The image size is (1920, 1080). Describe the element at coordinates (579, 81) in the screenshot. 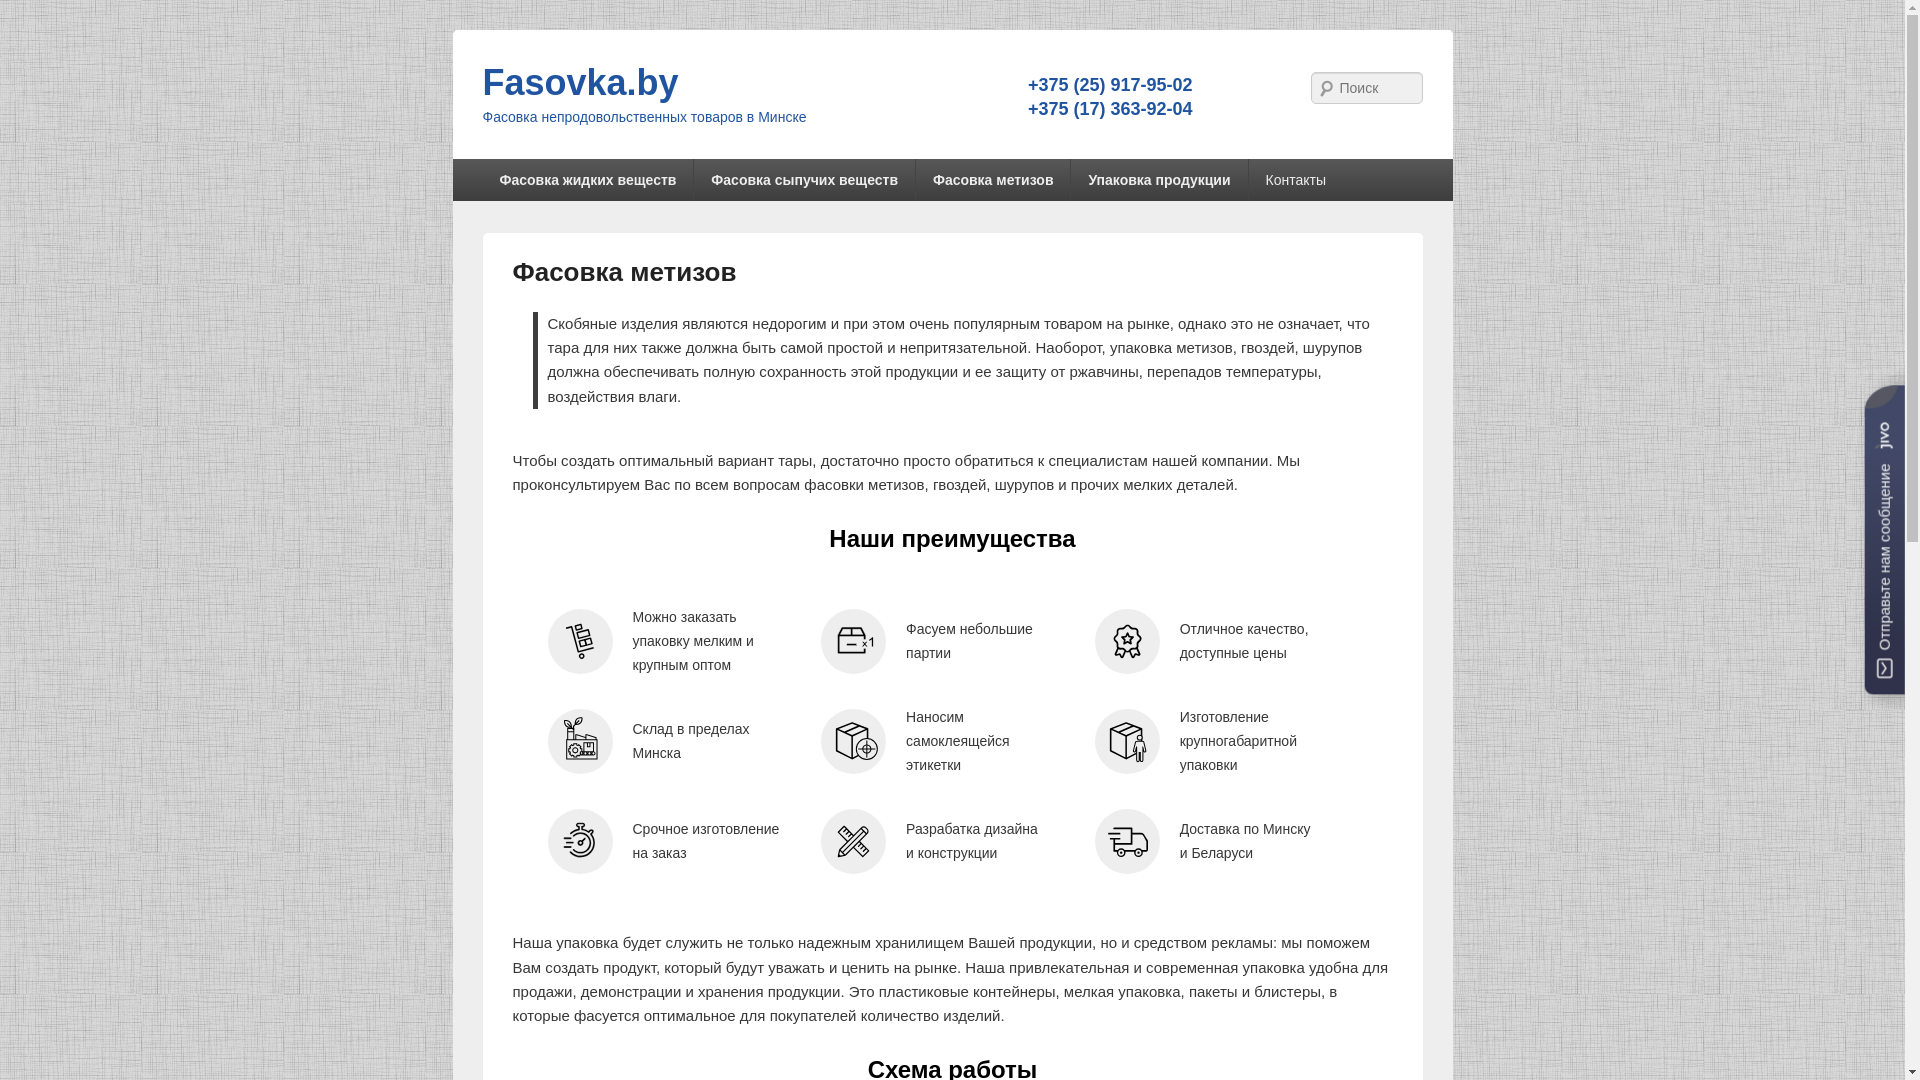

I see `'Fasovka.by'` at that location.